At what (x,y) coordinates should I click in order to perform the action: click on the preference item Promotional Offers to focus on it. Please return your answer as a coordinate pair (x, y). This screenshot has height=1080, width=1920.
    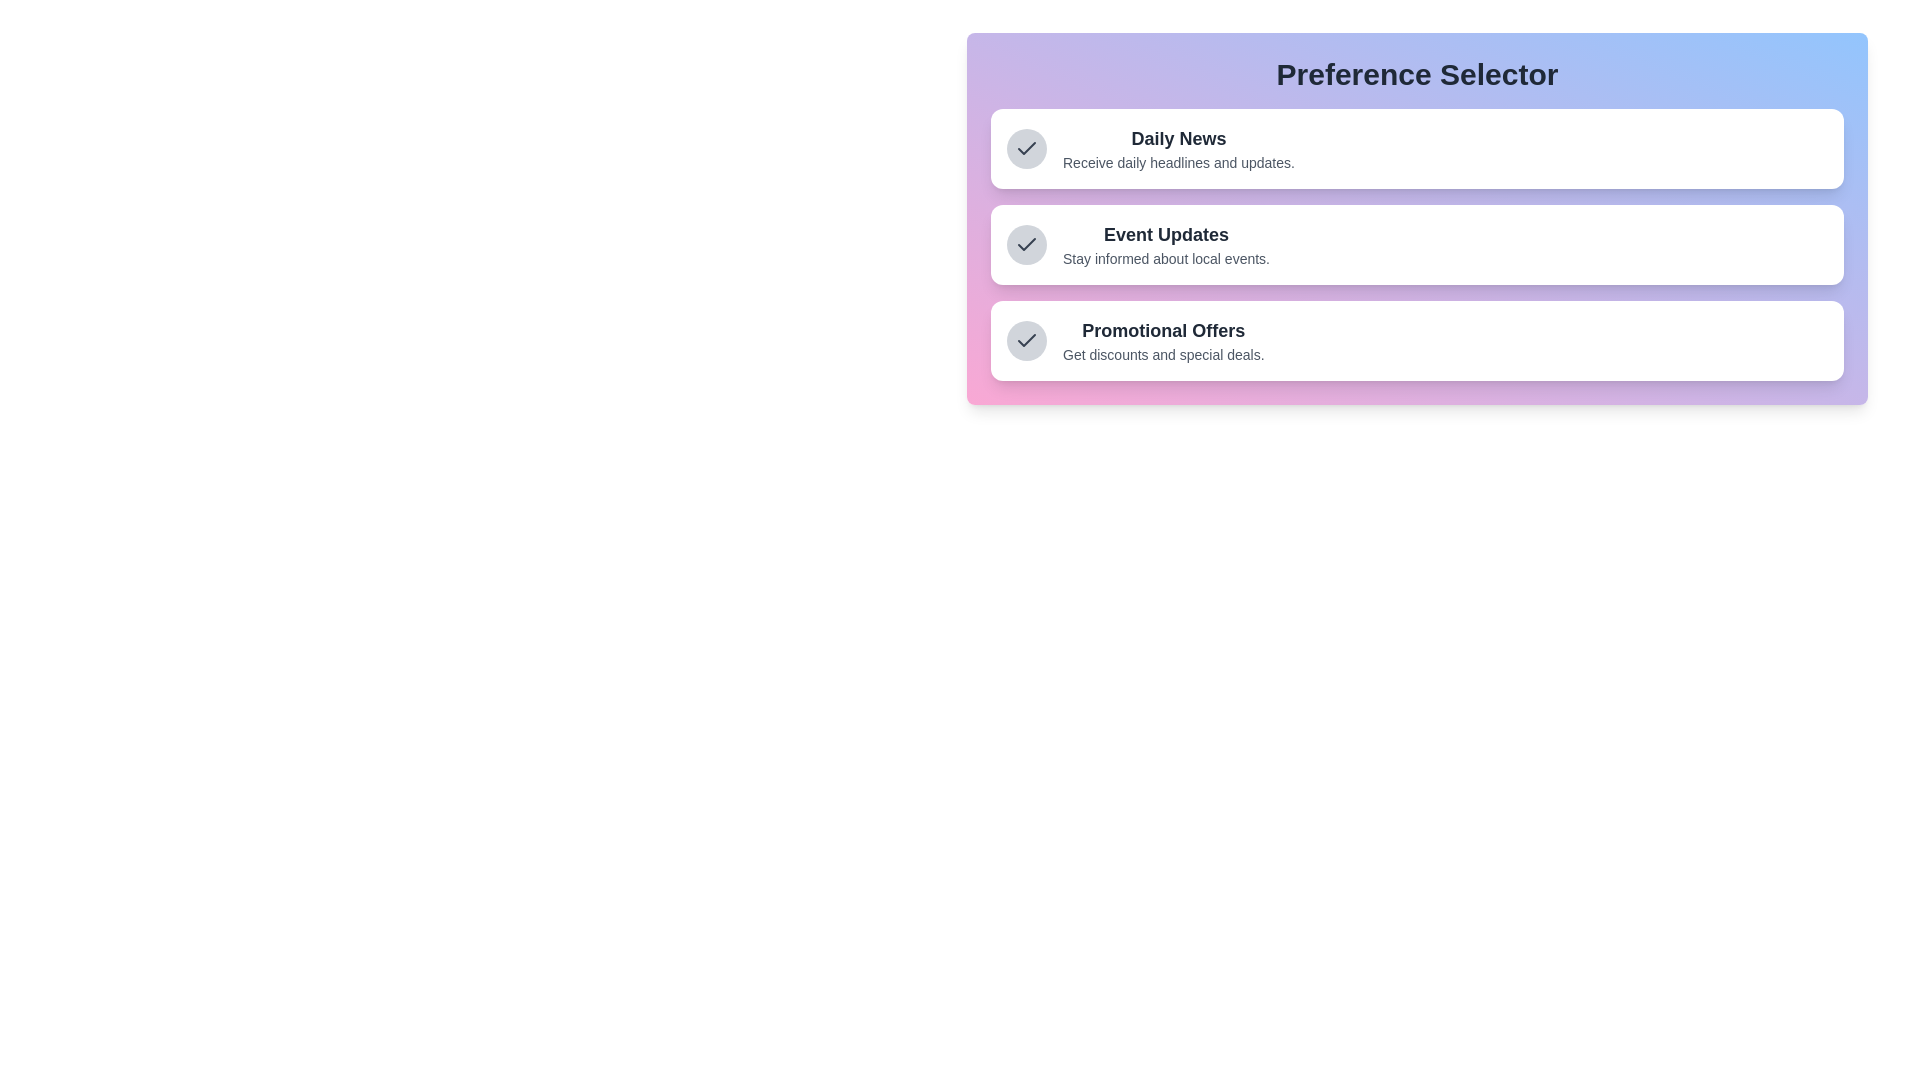
    Looking at the image, I should click on (1027, 339).